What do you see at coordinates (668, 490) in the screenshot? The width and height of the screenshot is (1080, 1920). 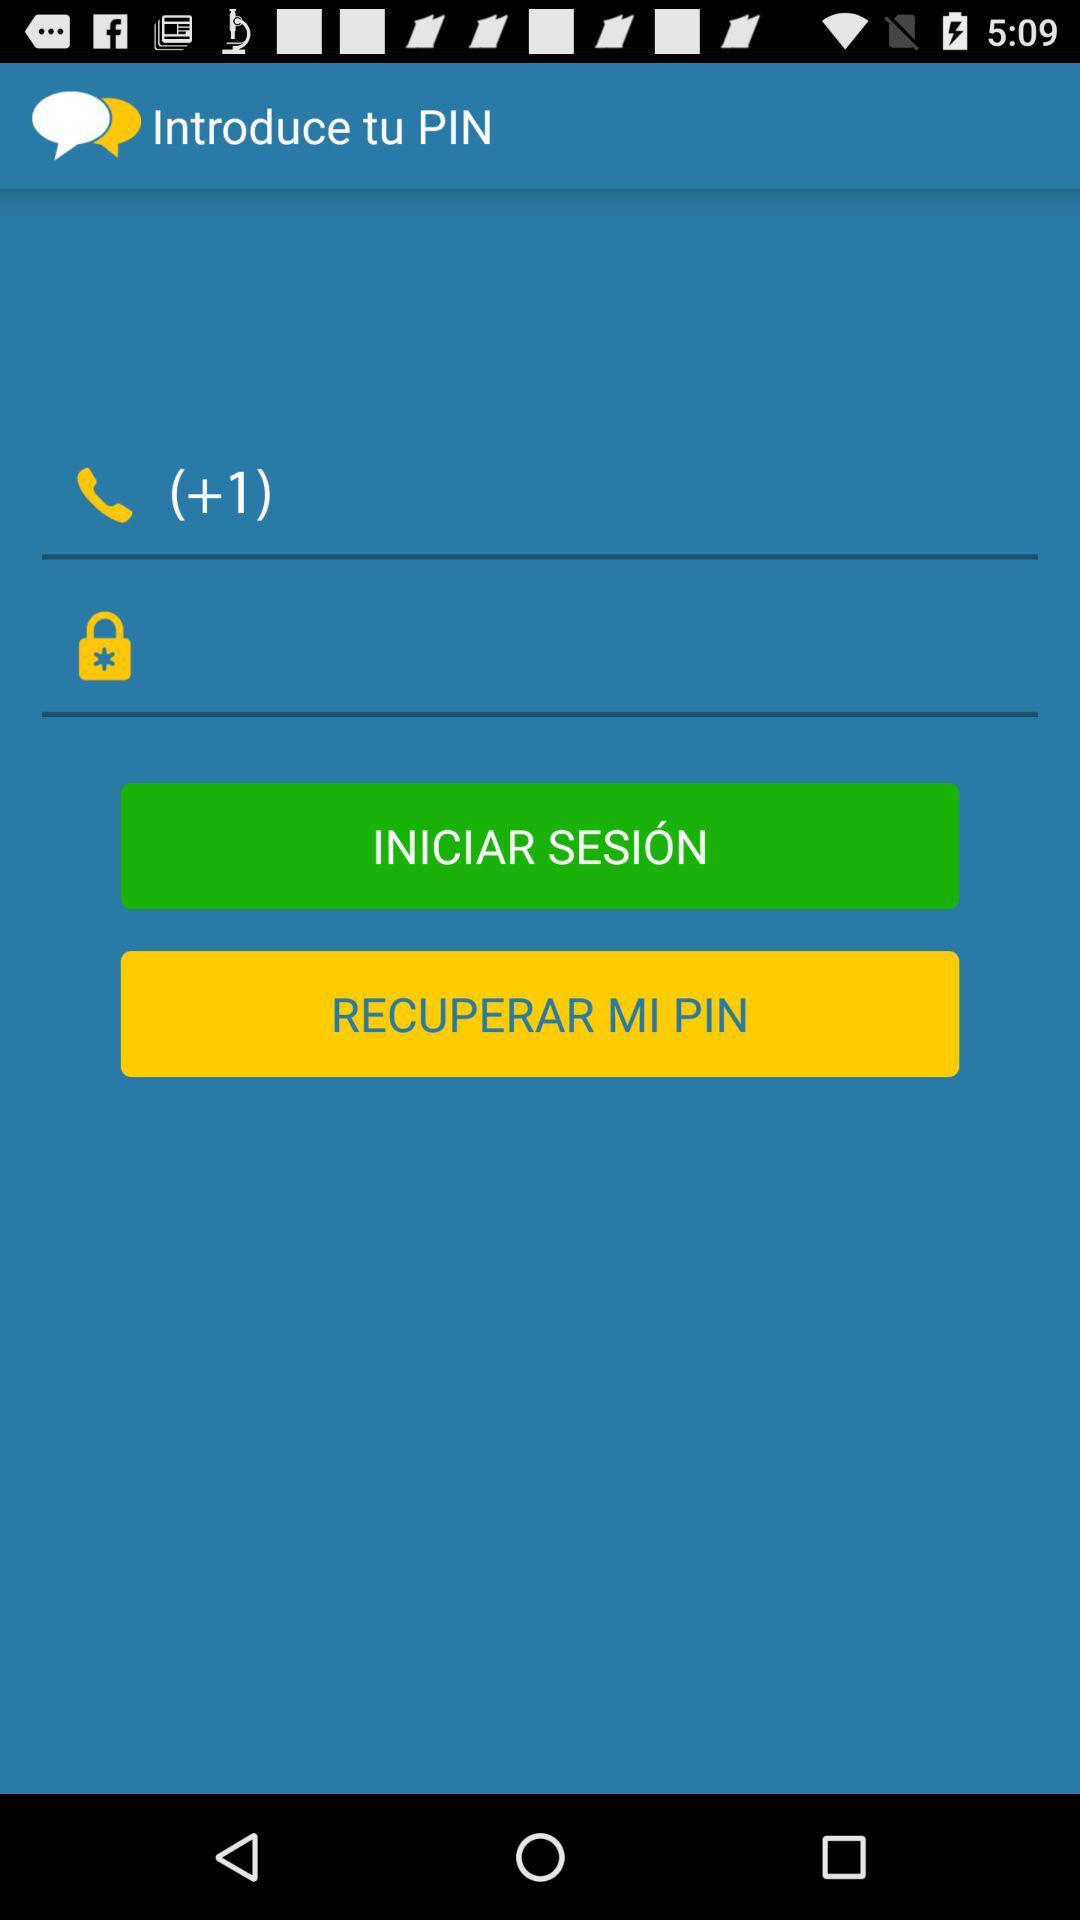 I see `phone number` at bounding box center [668, 490].